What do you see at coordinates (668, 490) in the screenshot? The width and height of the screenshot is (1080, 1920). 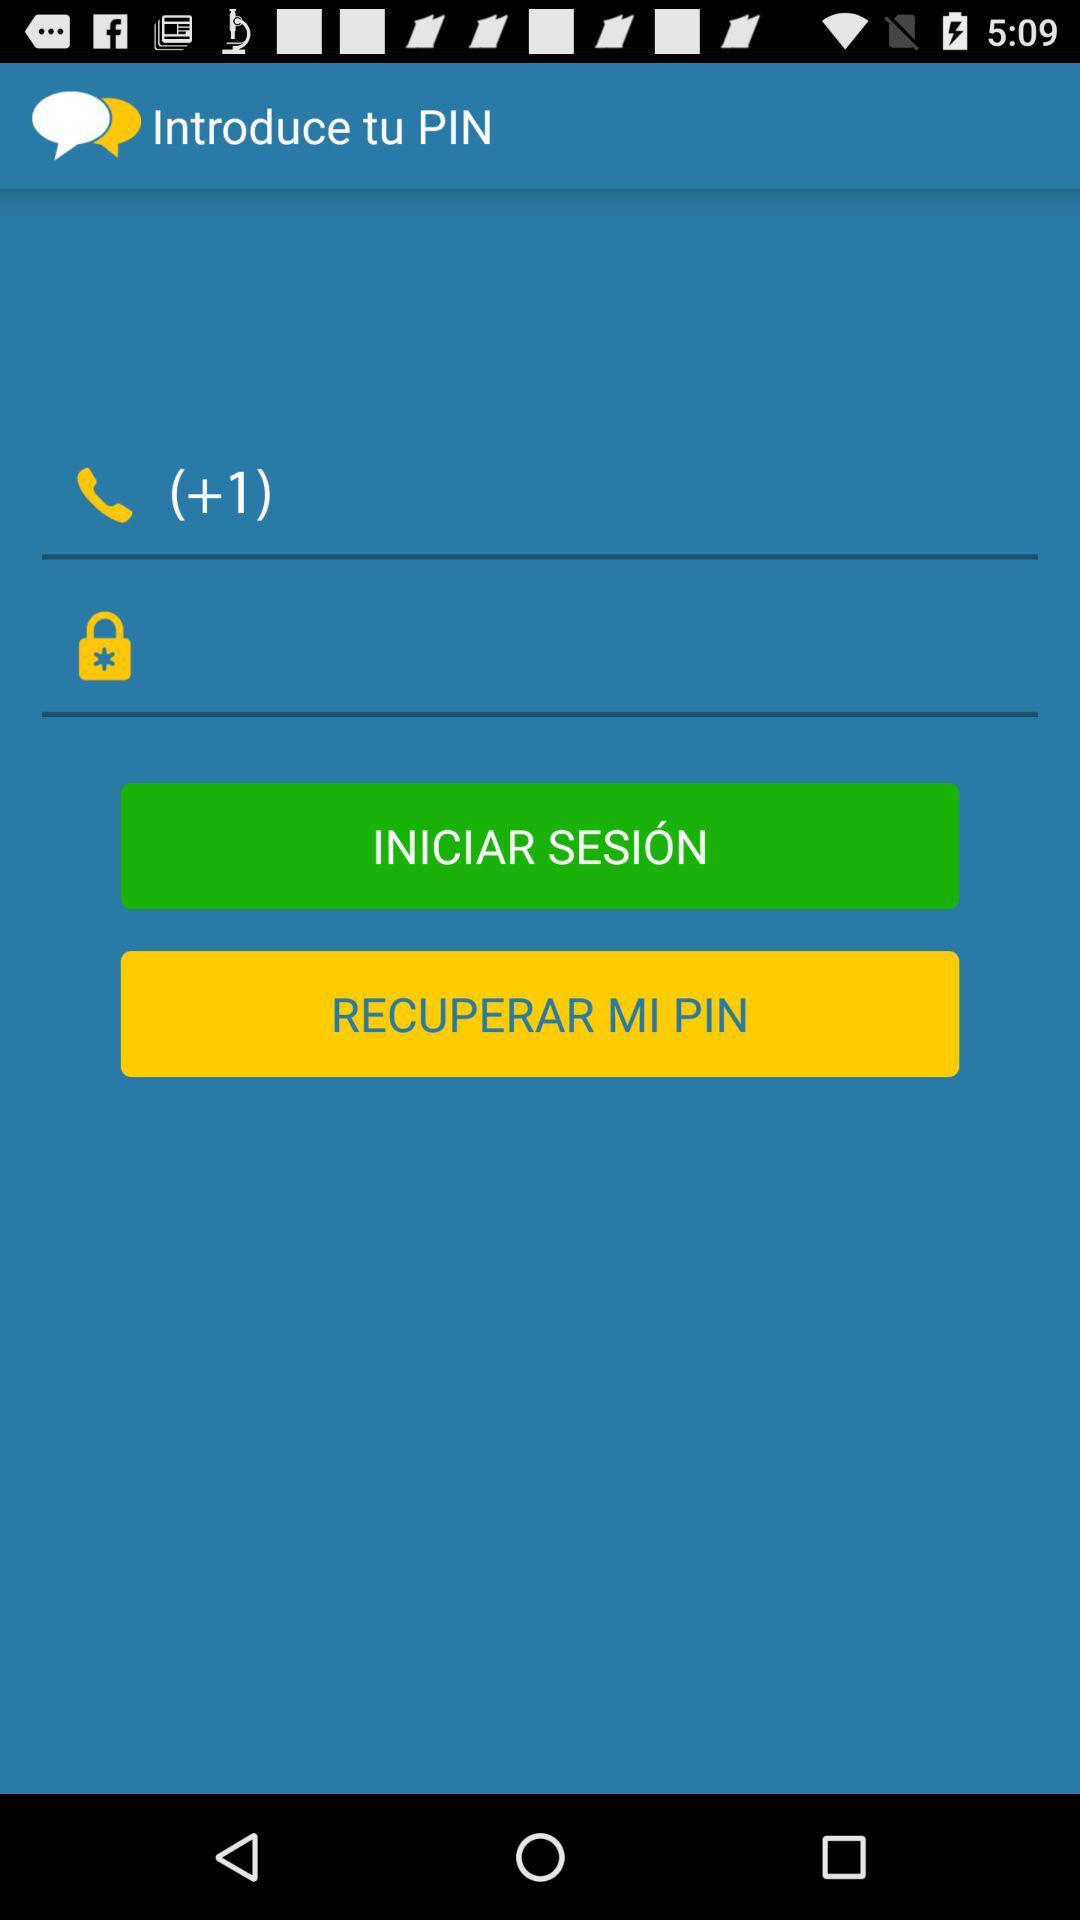 I see `phone number` at bounding box center [668, 490].